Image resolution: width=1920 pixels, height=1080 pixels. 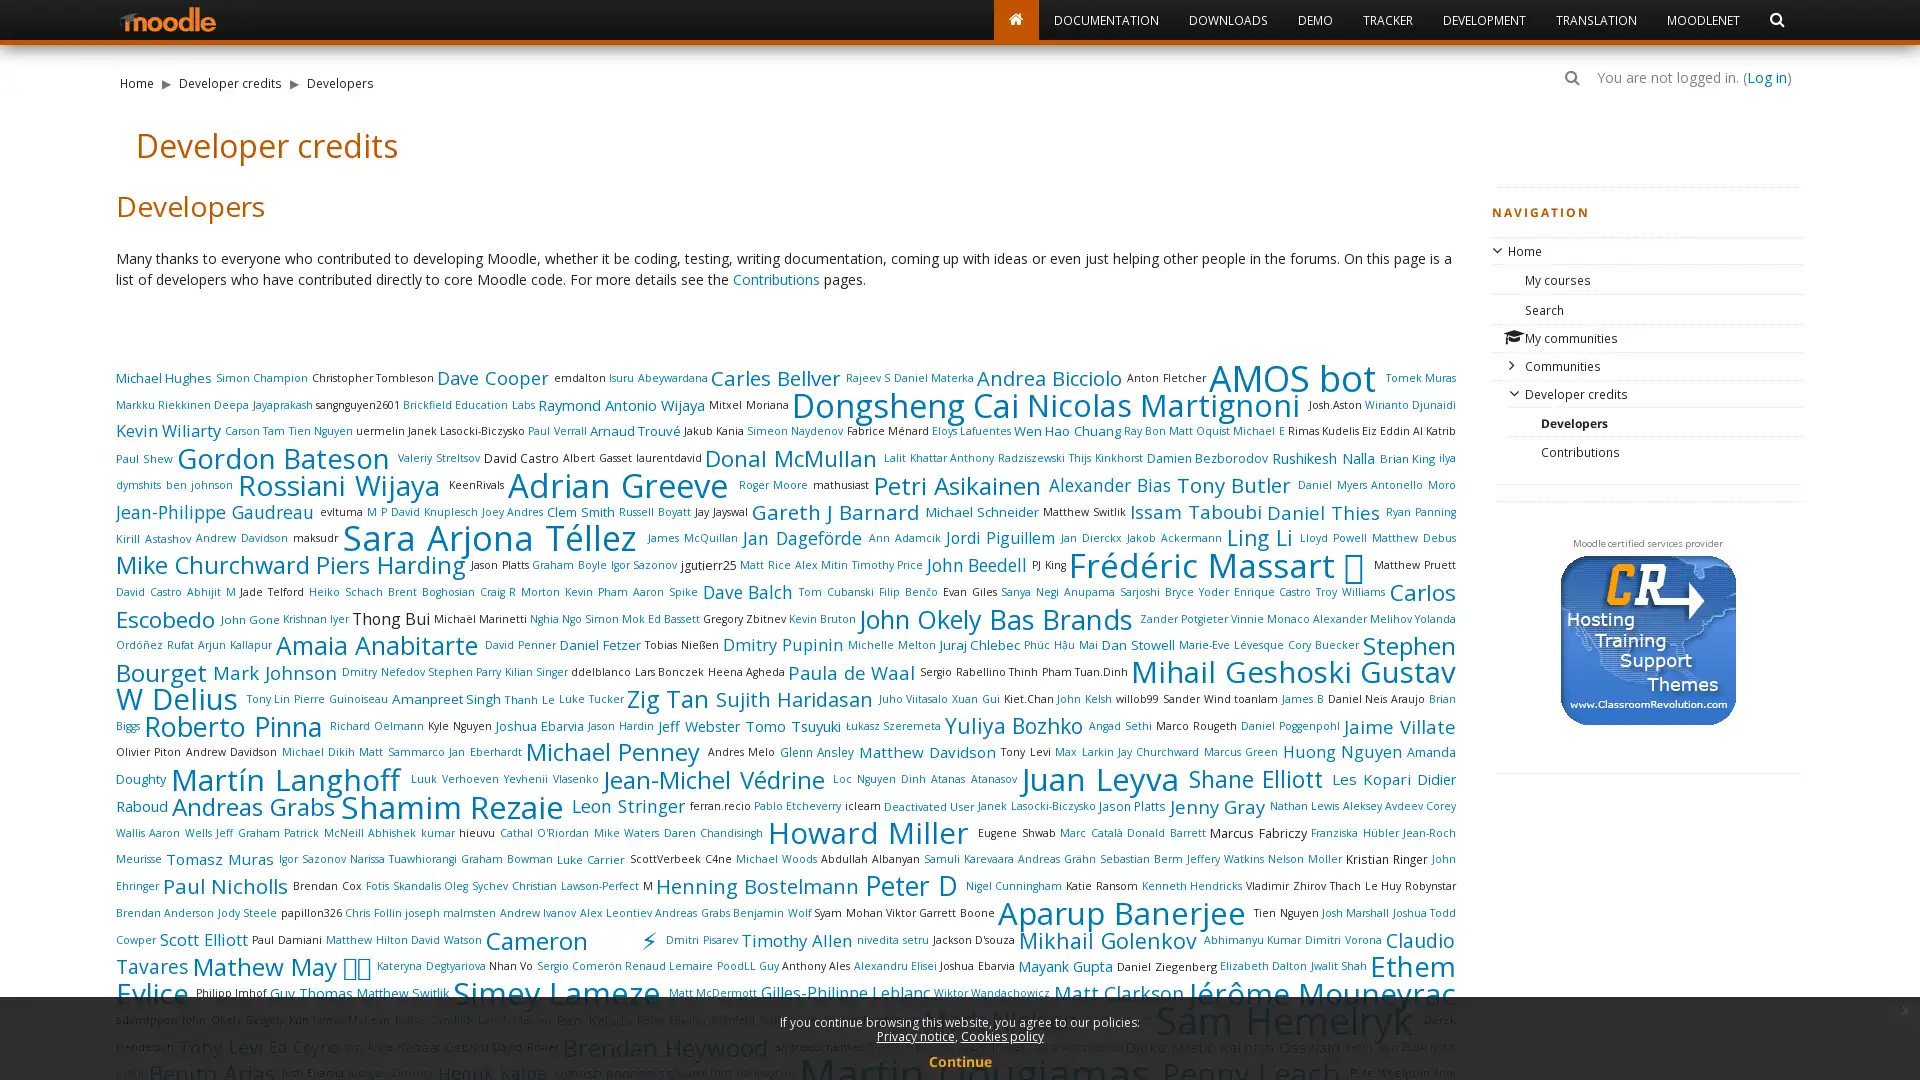 What do you see at coordinates (1571, 76) in the screenshot?
I see `Toggle search input` at bounding box center [1571, 76].